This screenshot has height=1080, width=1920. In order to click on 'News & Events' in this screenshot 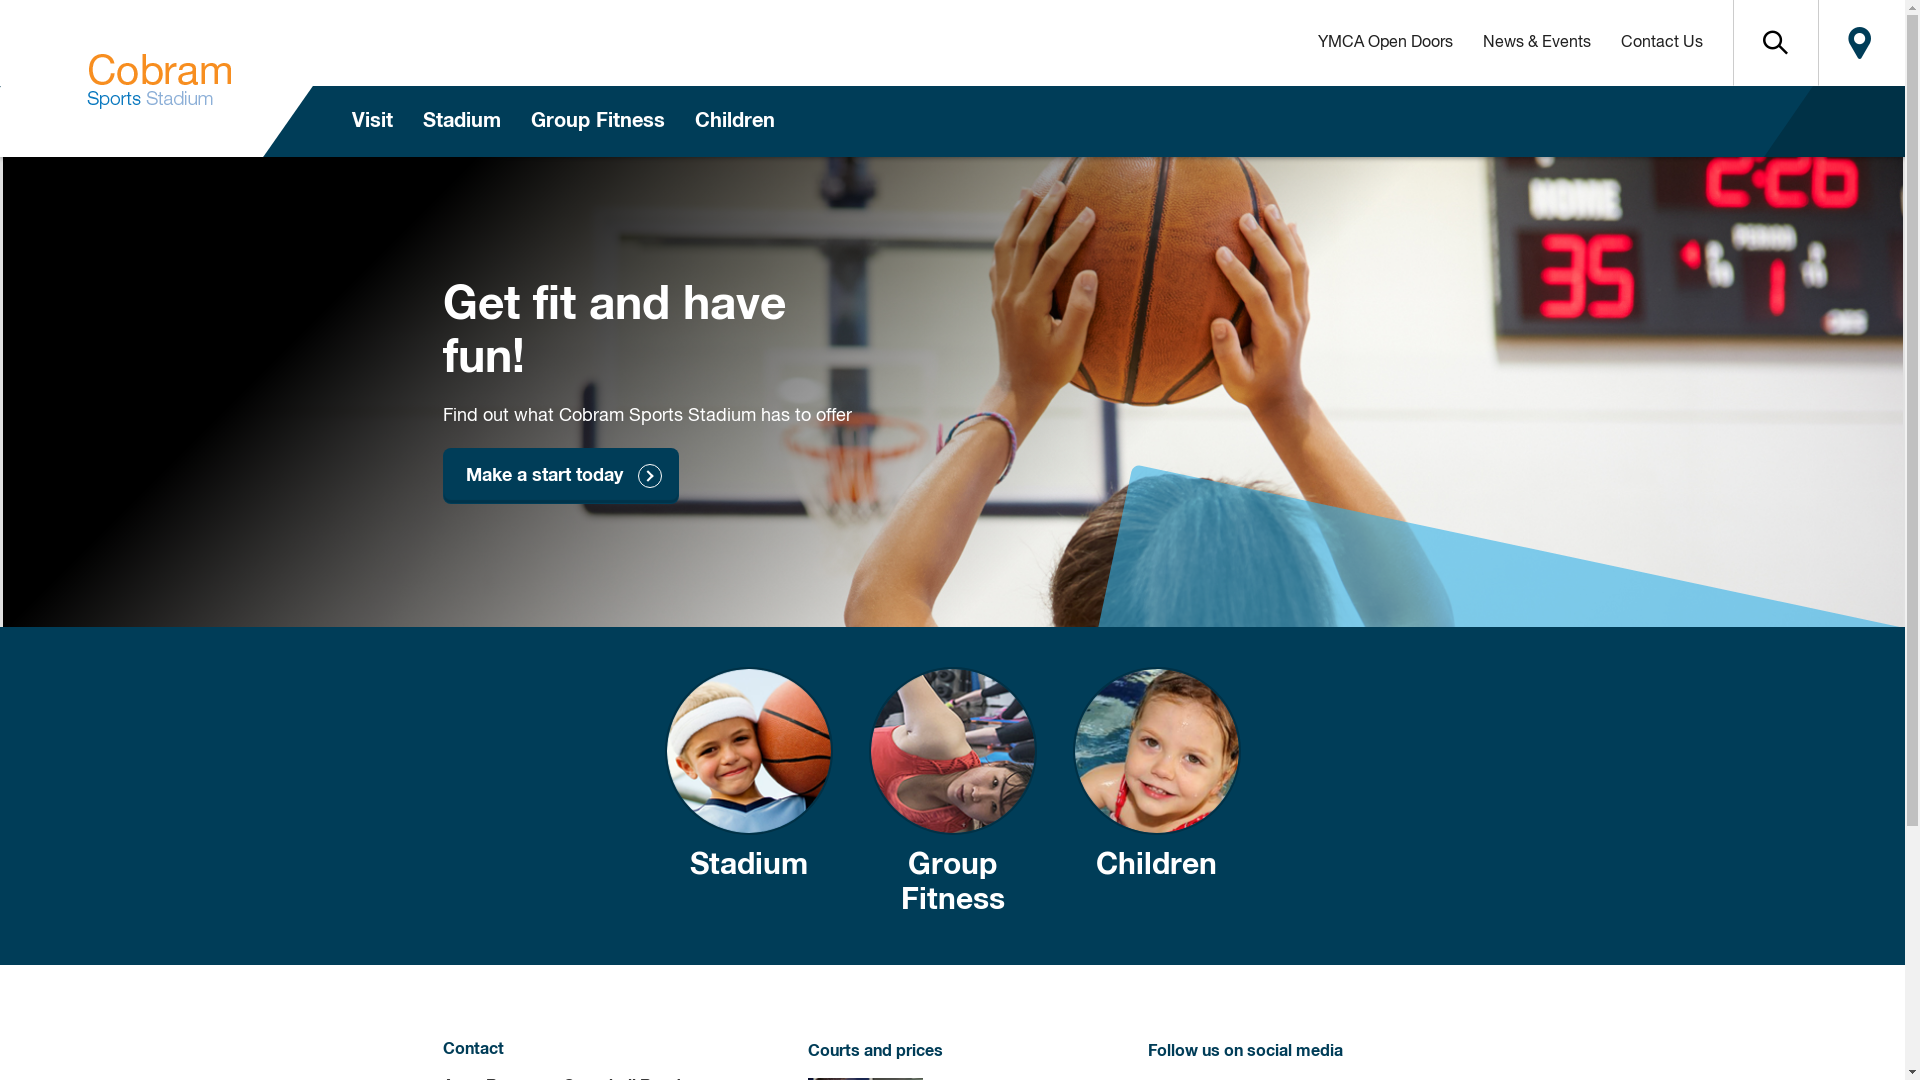, I will do `click(1468, 42)`.